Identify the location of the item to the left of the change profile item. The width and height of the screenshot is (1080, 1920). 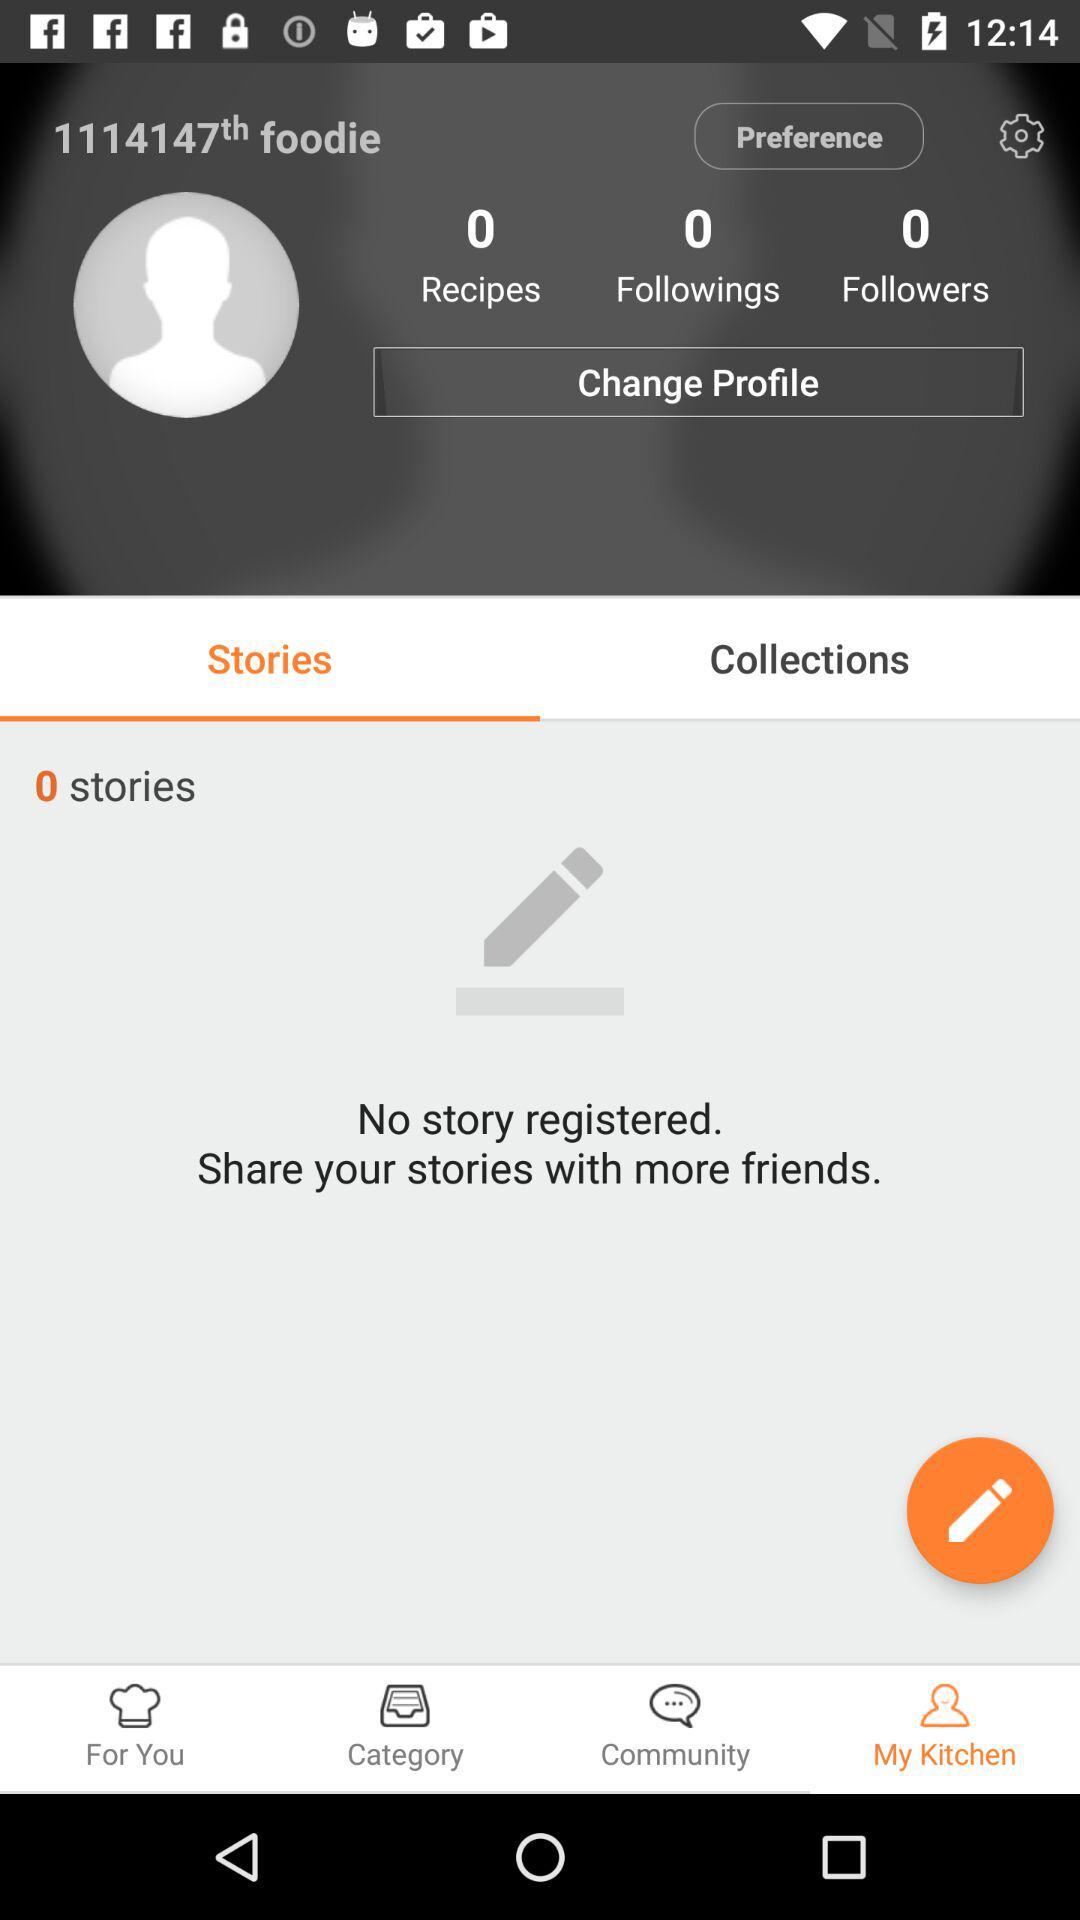
(186, 303).